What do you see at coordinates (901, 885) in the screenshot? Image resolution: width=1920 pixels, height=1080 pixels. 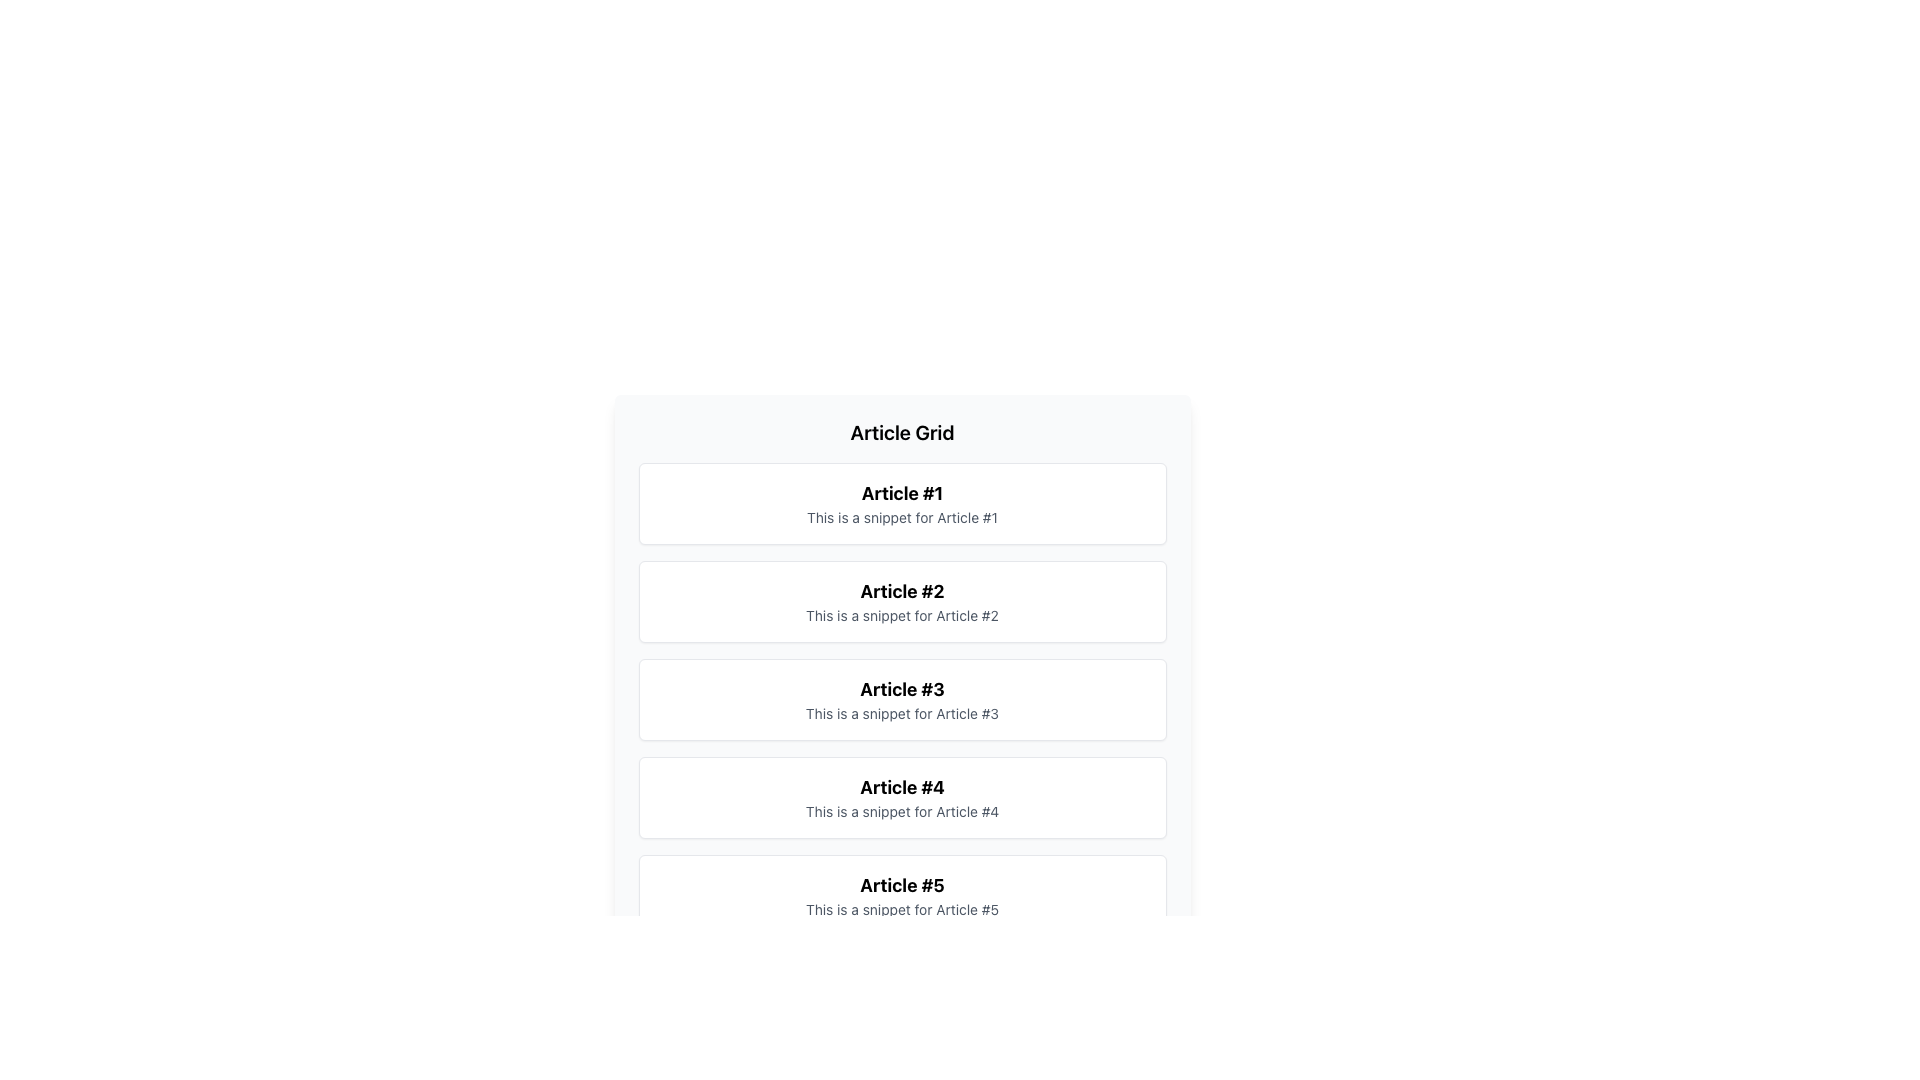 I see `bold black text label displaying 'Article #5', which is positioned at the top of the fifth card in a vertically stacked list of cards` at bounding box center [901, 885].